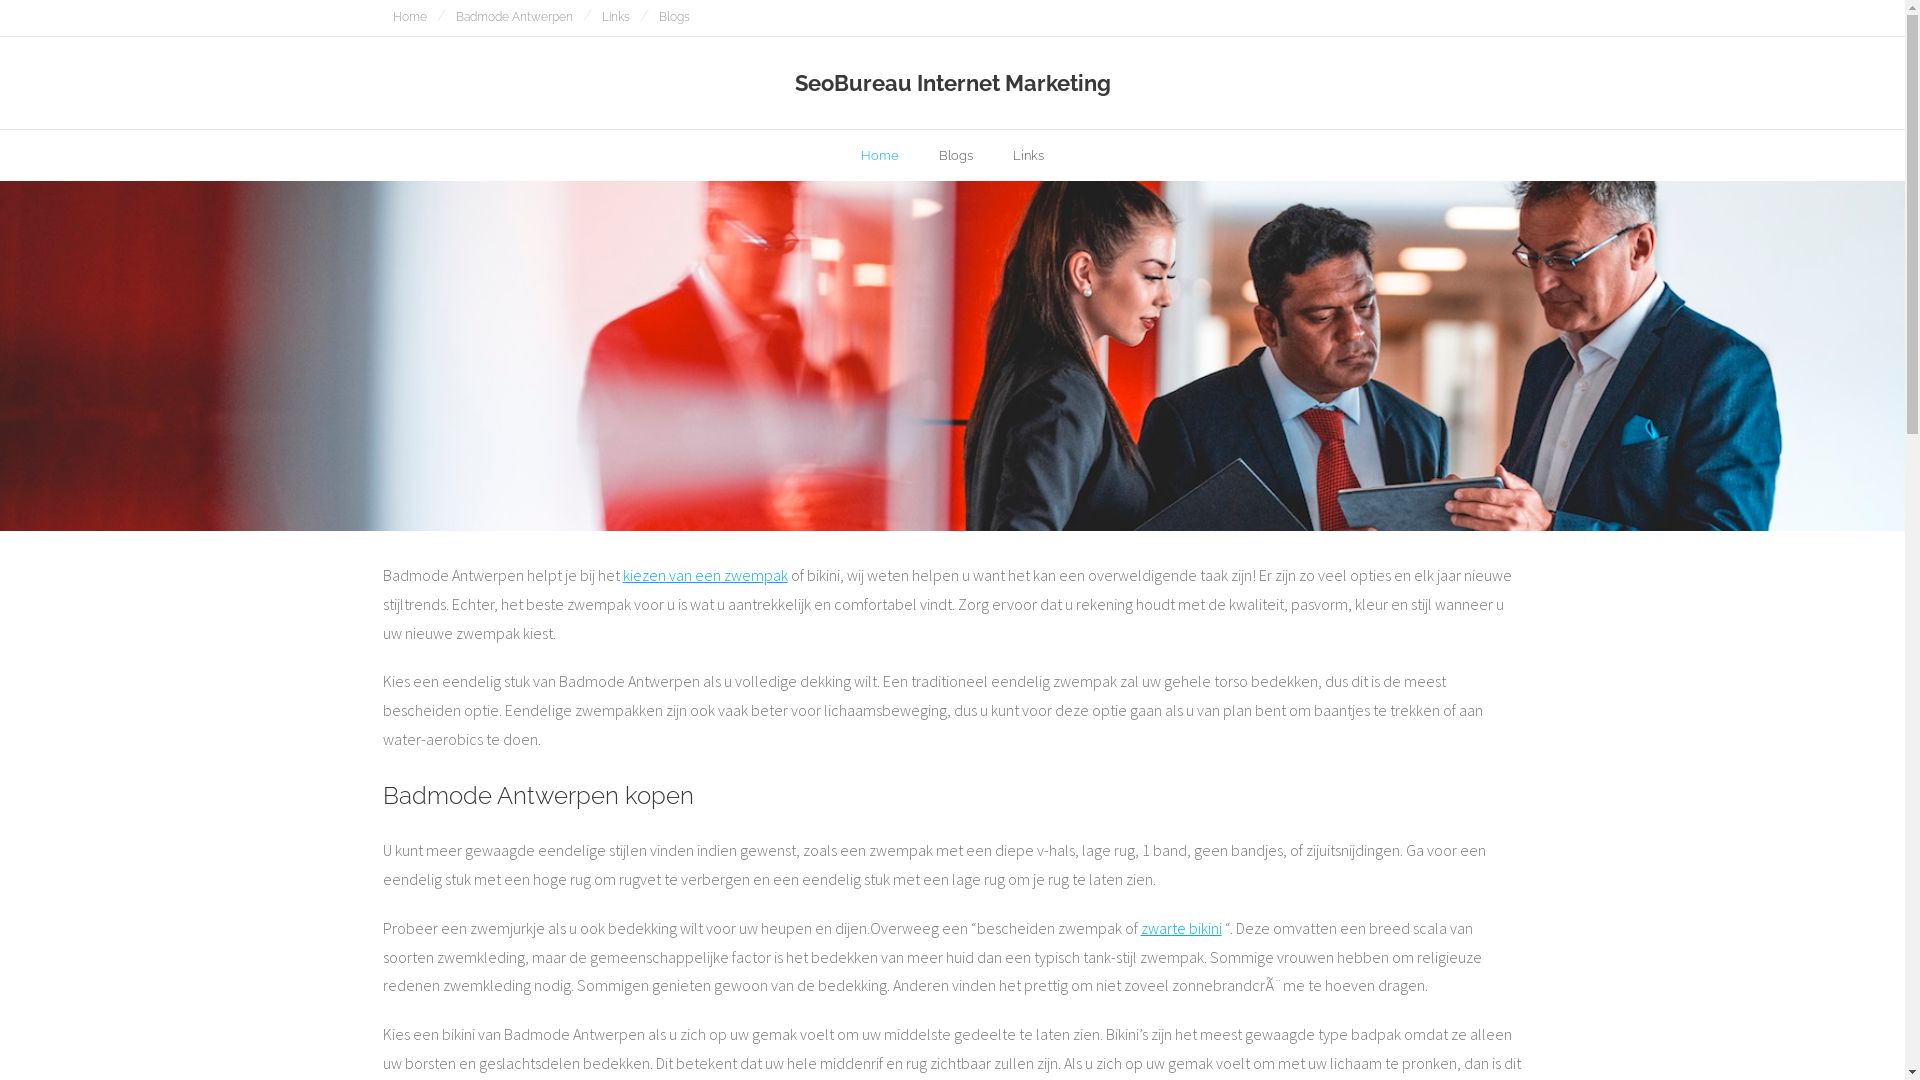 The image size is (1920, 1080). What do you see at coordinates (951, 82) in the screenshot?
I see `'SeoBureau Internet Marketing'` at bounding box center [951, 82].